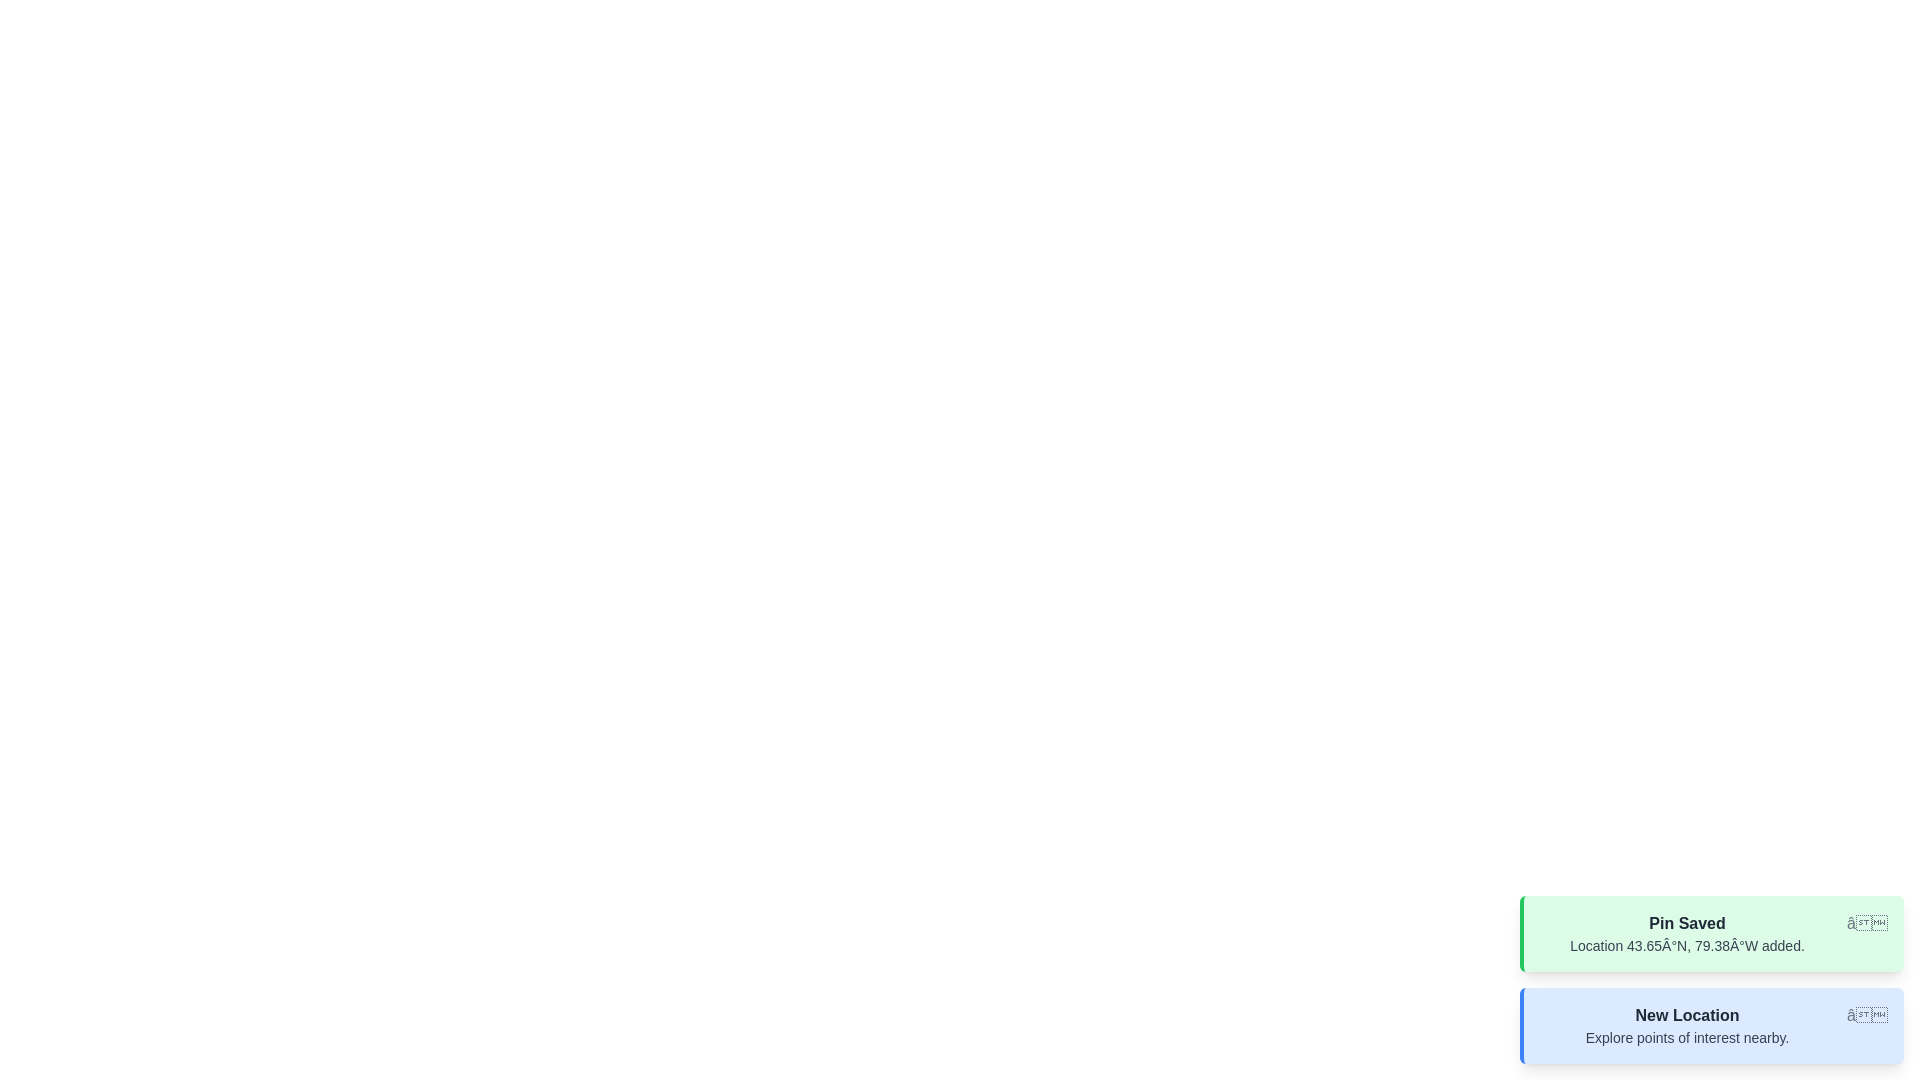 Image resolution: width=1920 pixels, height=1080 pixels. What do you see at coordinates (1866, 924) in the screenshot?
I see `close button of the notification with title Pin Saved` at bounding box center [1866, 924].